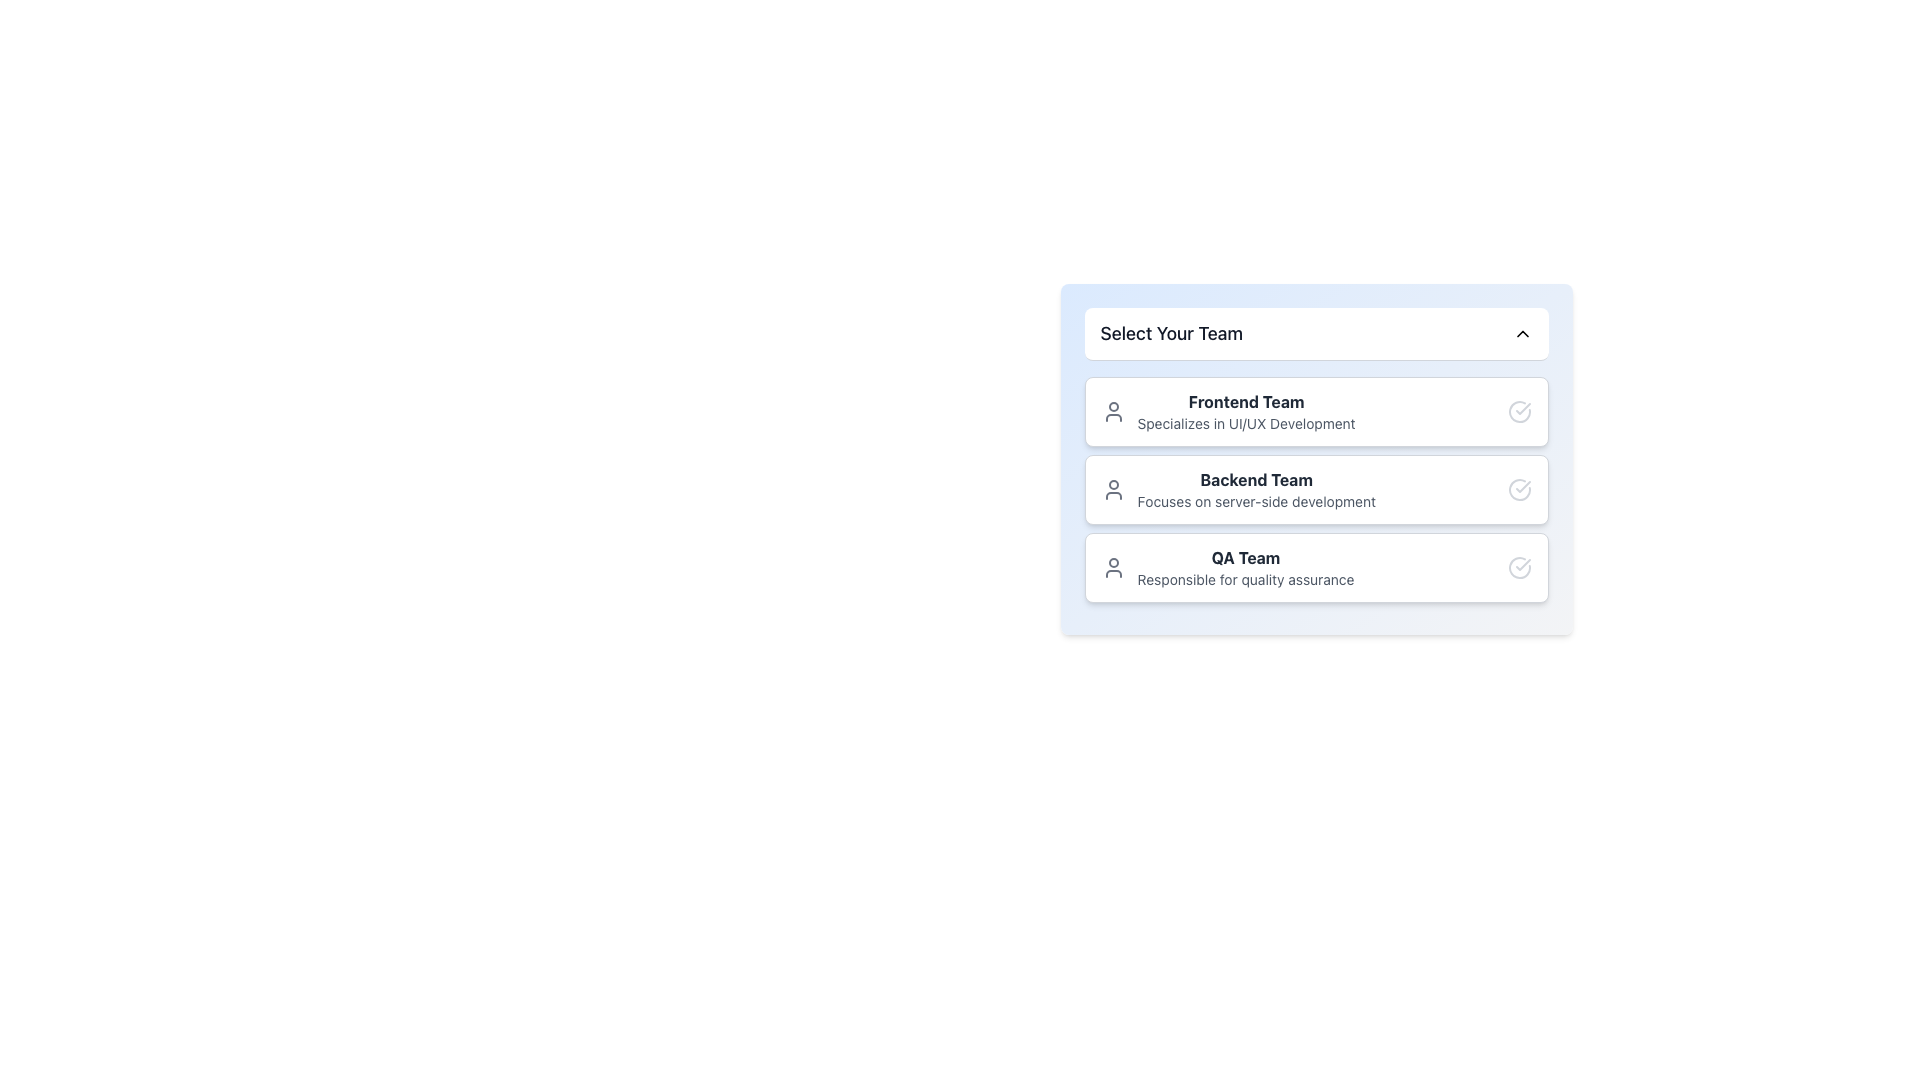 Image resolution: width=1920 pixels, height=1080 pixels. What do you see at coordinates (1316, 567) in the screenshot?
I see `the 'QA Team' card which is the third card in the list of horizontally stacked cards, containing a user icon and descriptive text` at bounding box center [1316, 567].